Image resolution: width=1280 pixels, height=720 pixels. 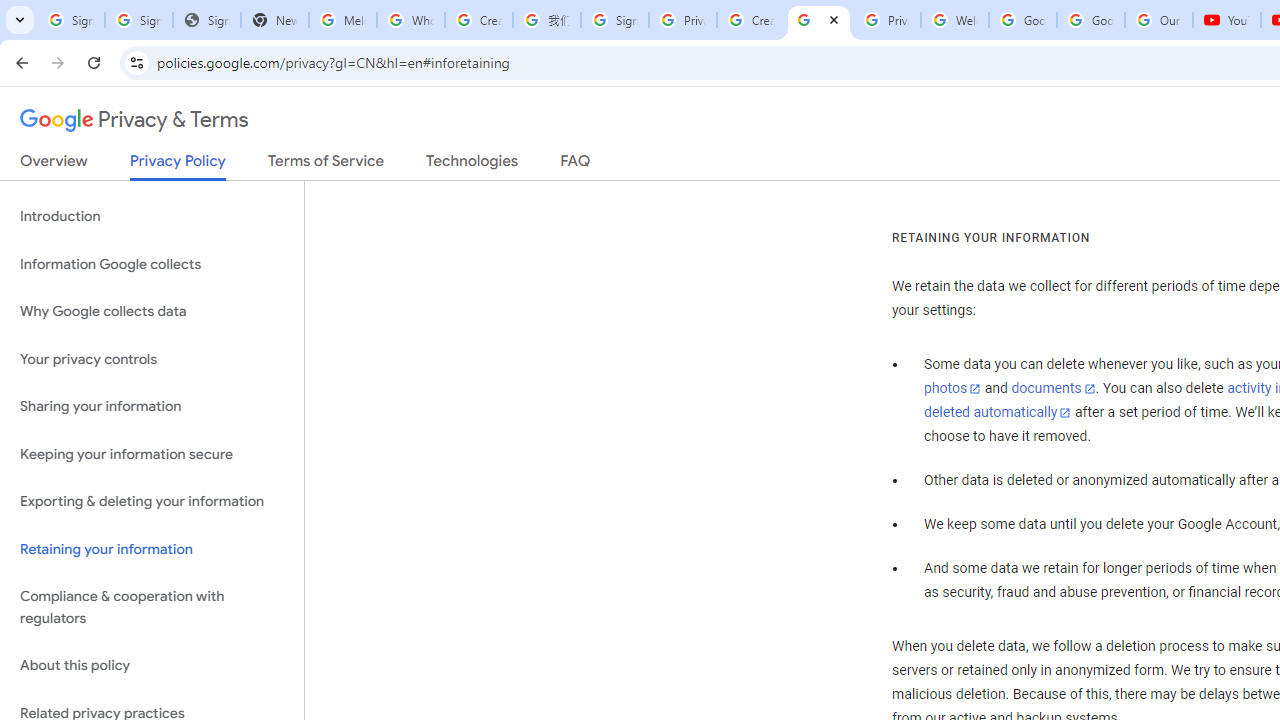 I want to click on 'Terms of Service', so click(x=326, y=164).